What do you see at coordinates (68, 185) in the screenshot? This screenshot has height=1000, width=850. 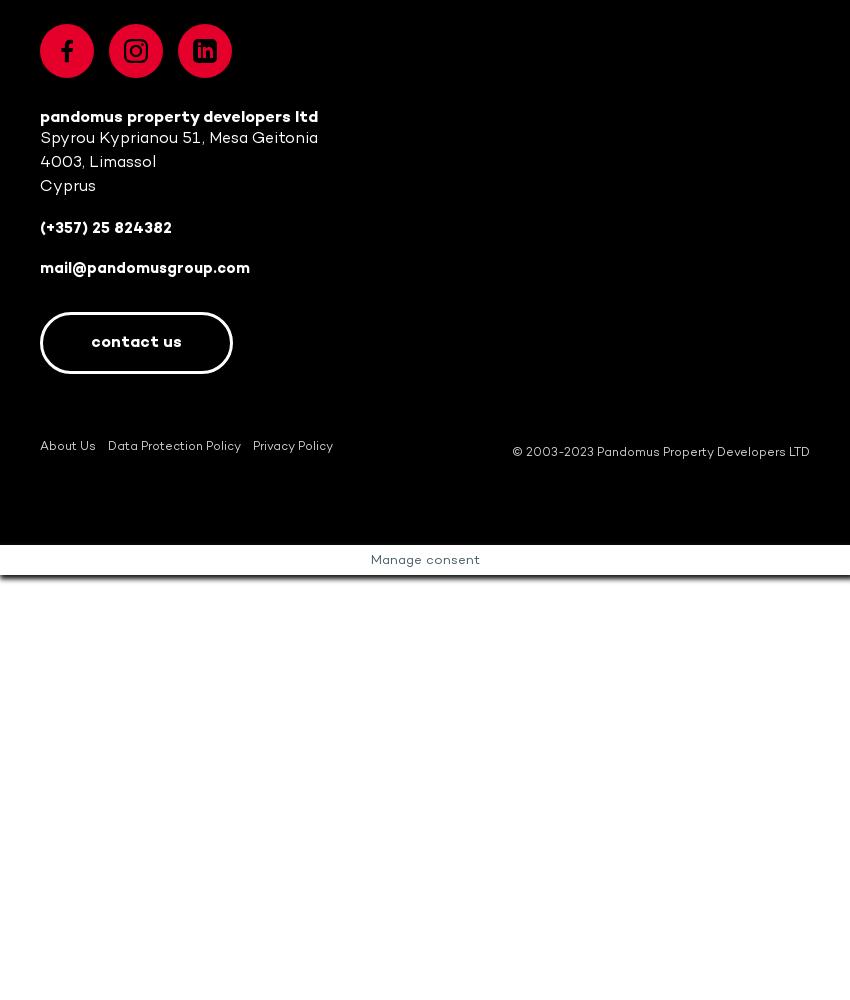 I see `'Cyprus'` at bounding box center [68, 185].